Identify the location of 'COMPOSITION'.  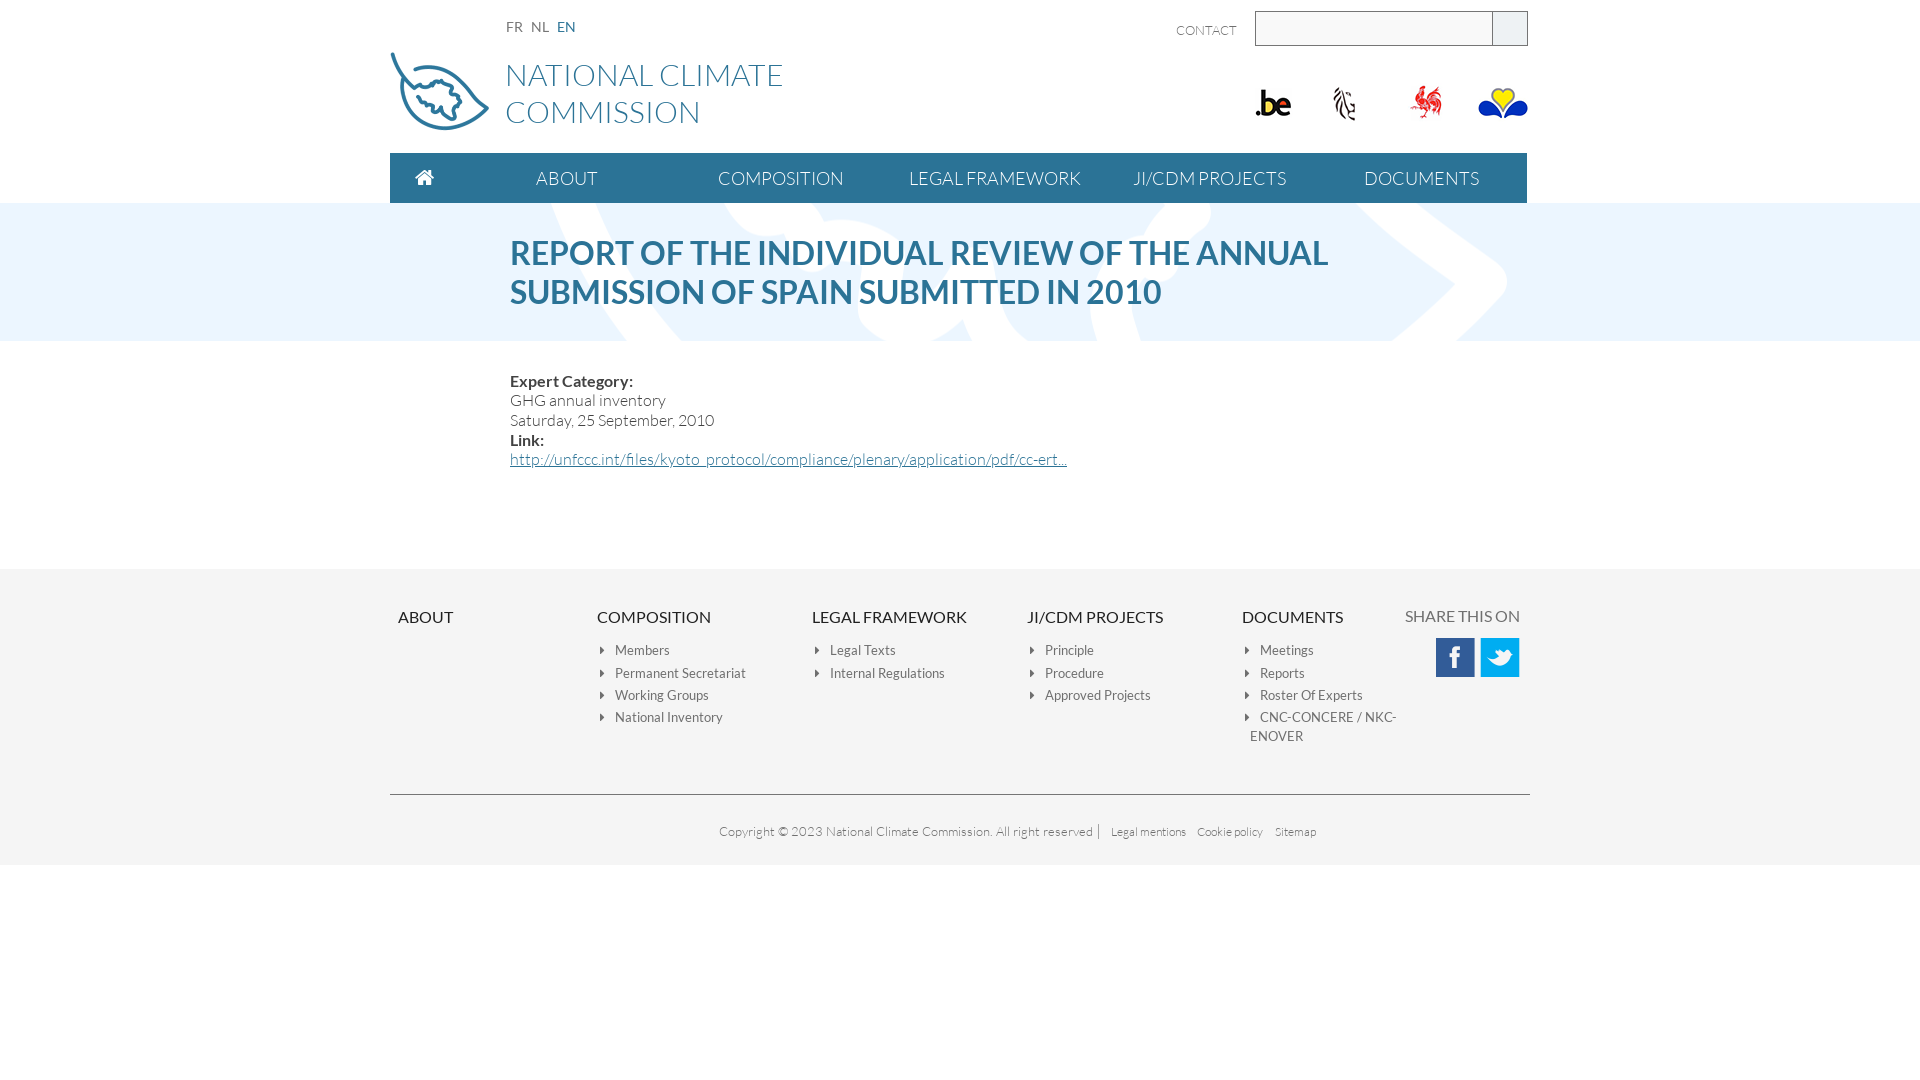
(673, 176).